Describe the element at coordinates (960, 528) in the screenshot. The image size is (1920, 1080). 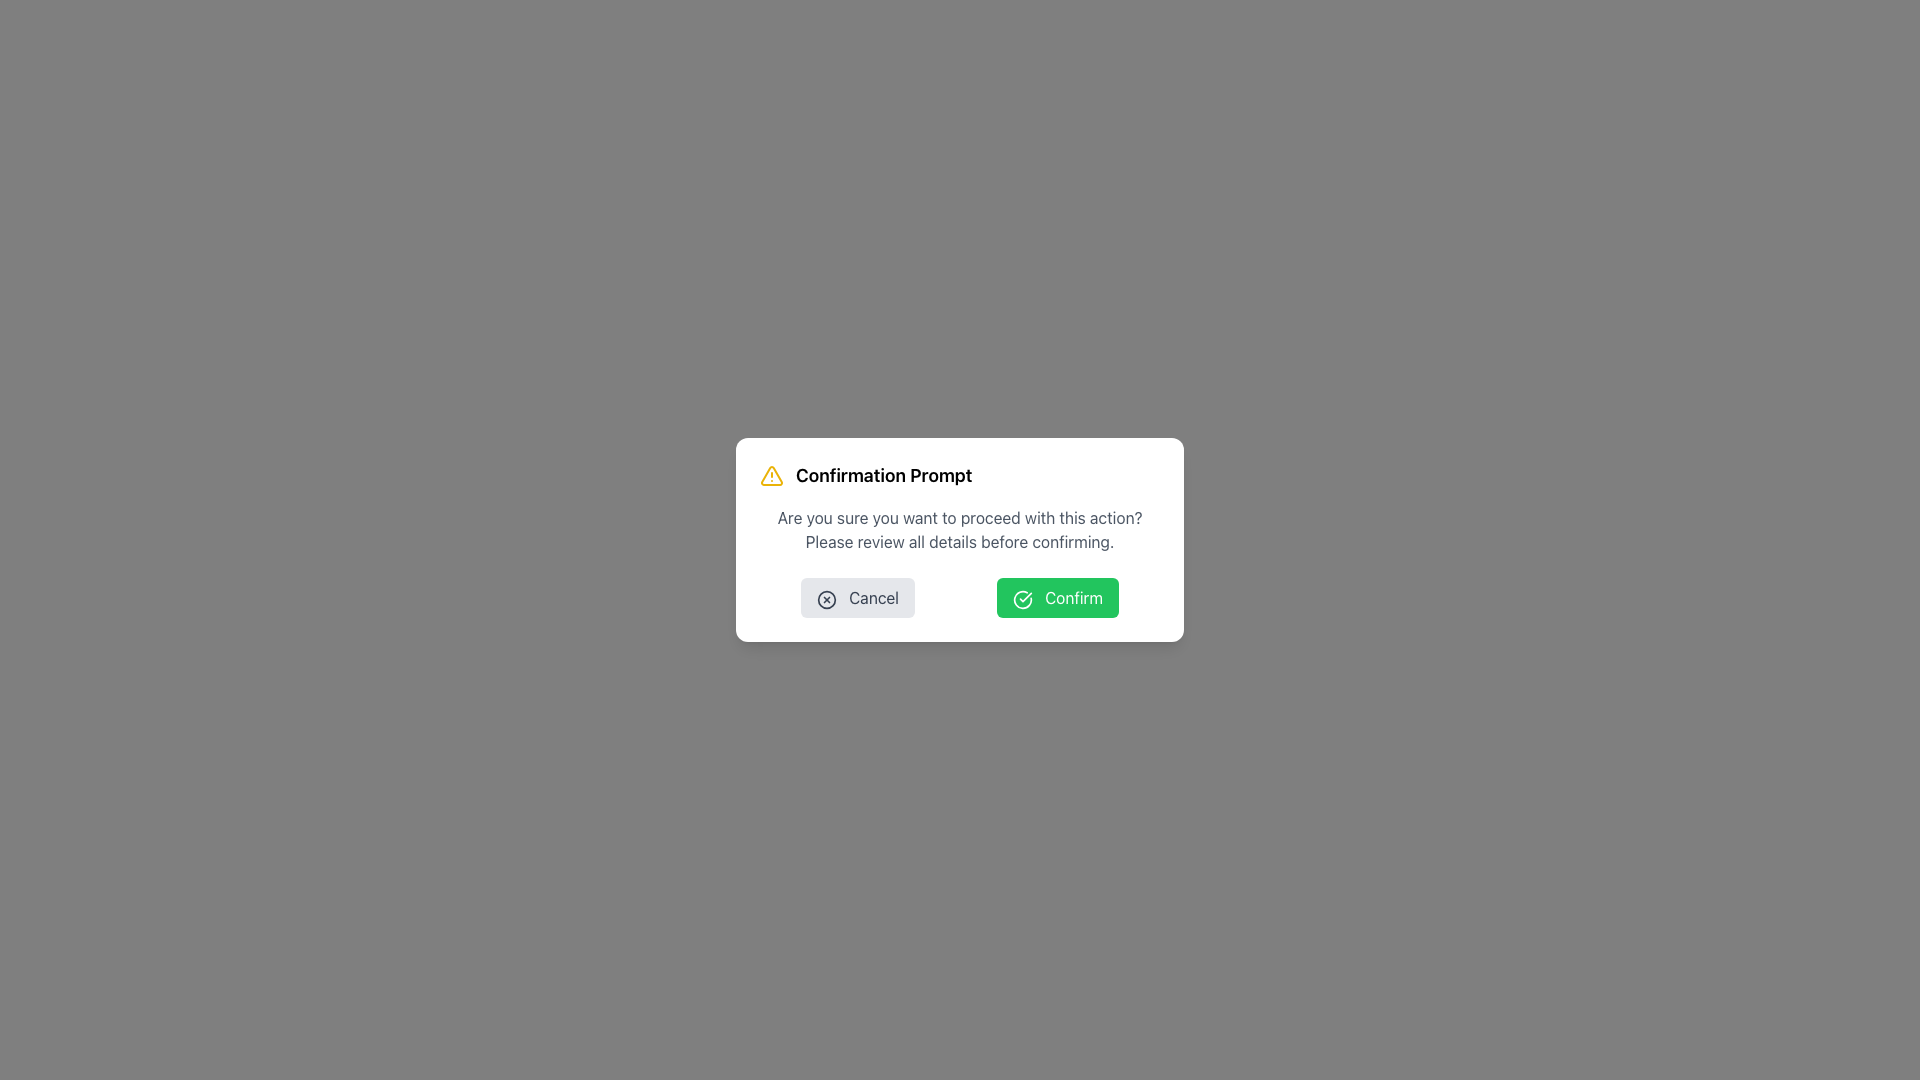
I see `warning or confirmation message presented in the gray font of the Static Text located centrally in the confirmation dialog box, below the title 'Confirmation Prompt' and above the action buttons 'Cancel' and 'Confirm'` at that location.